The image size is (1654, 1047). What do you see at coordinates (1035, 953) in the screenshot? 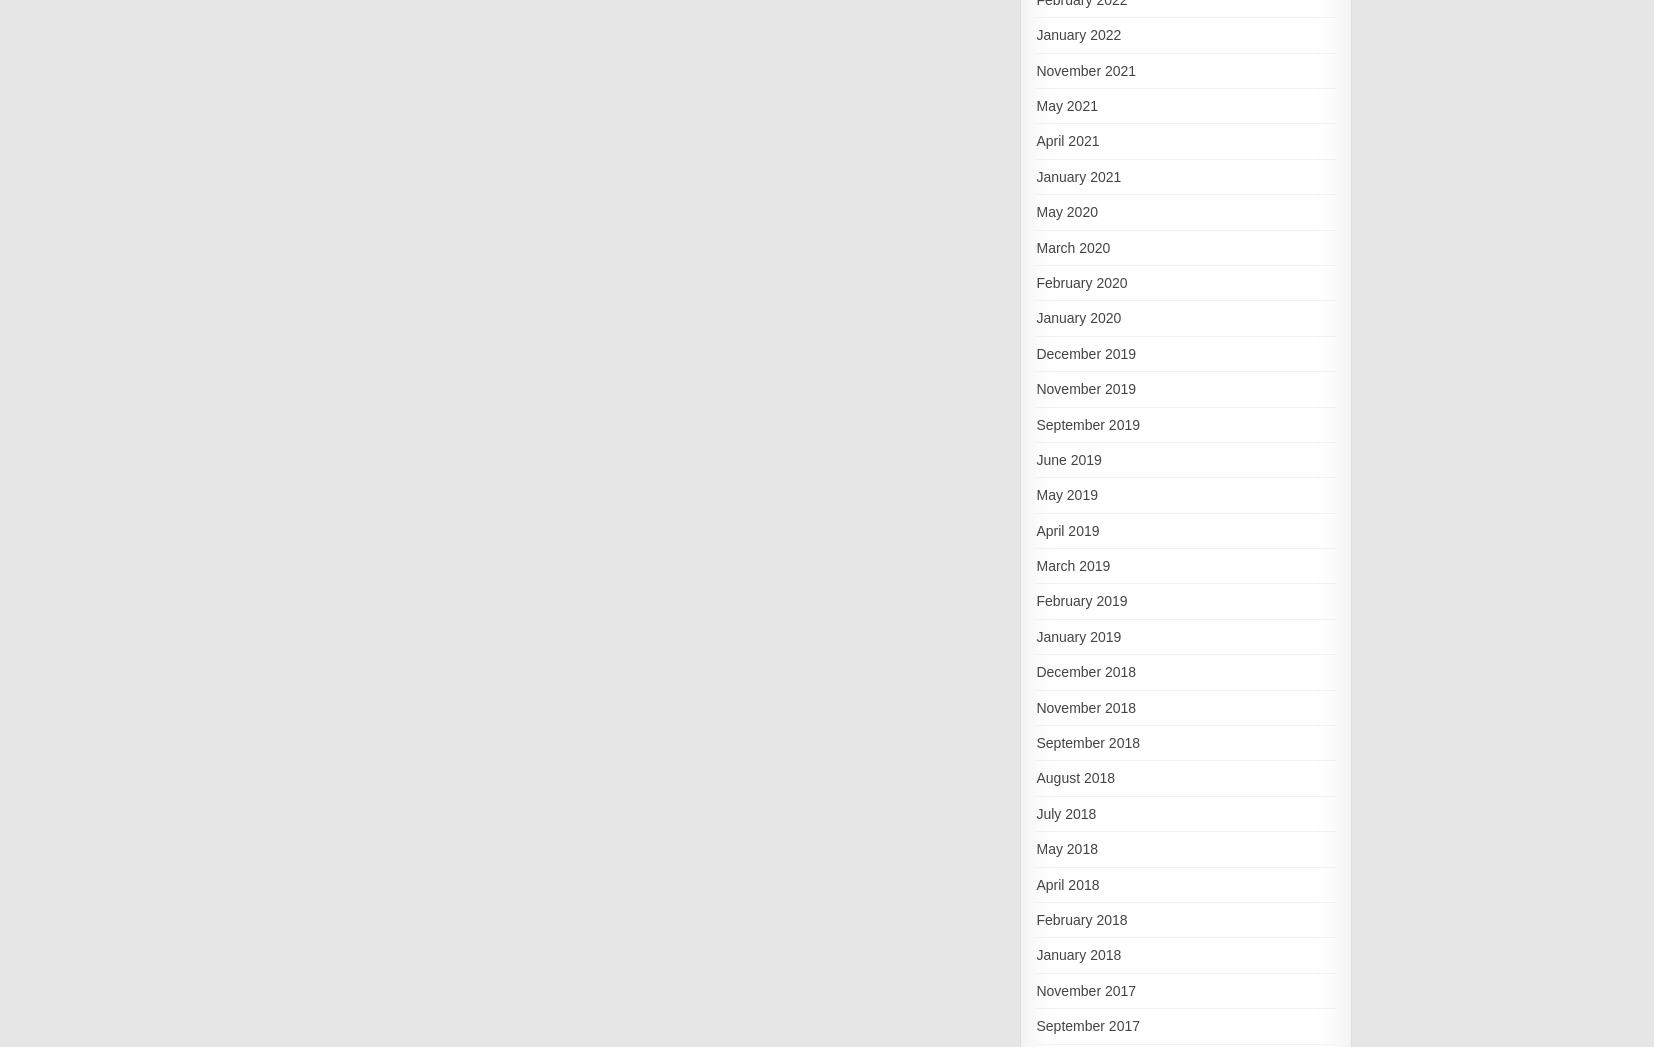
I see `'January 2018'` at bounding box center [1035, 953].